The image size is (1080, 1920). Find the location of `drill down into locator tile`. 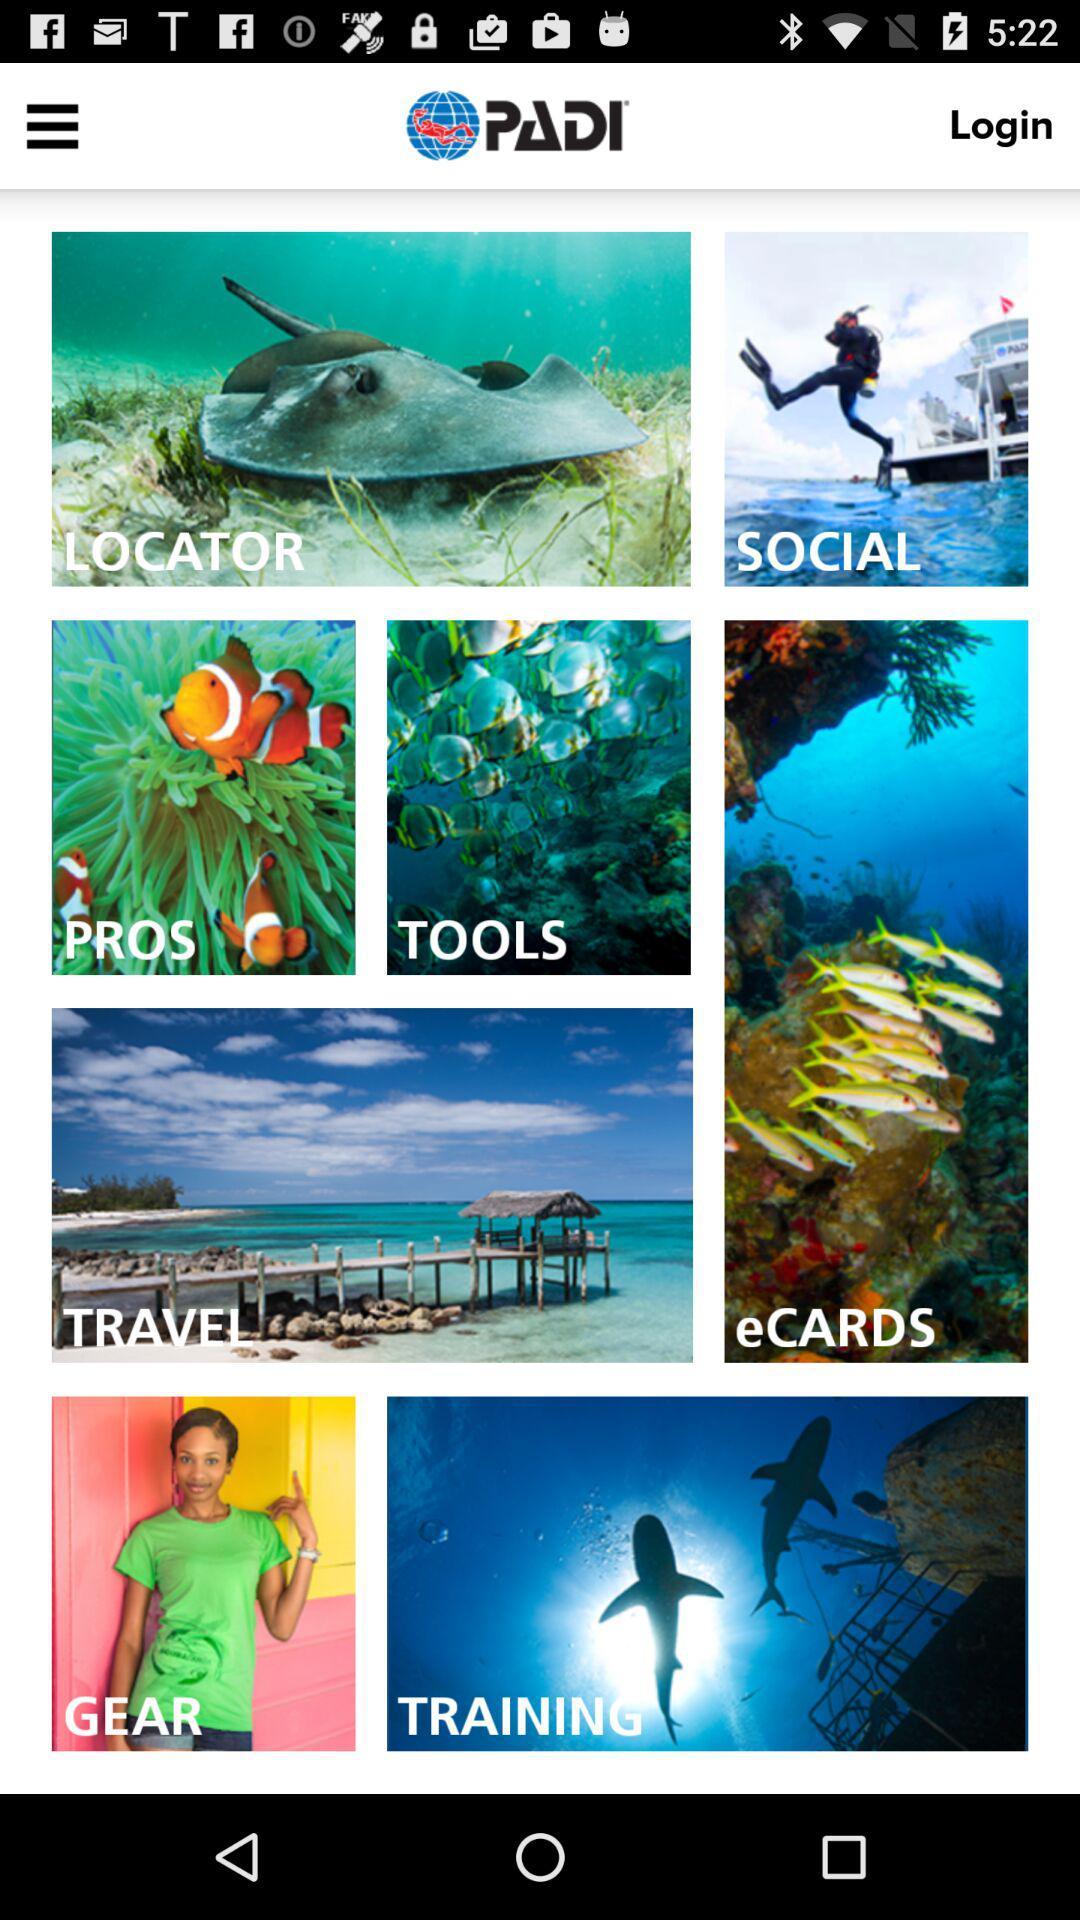

drill down into locator tile is located at coordinates (371, 408).